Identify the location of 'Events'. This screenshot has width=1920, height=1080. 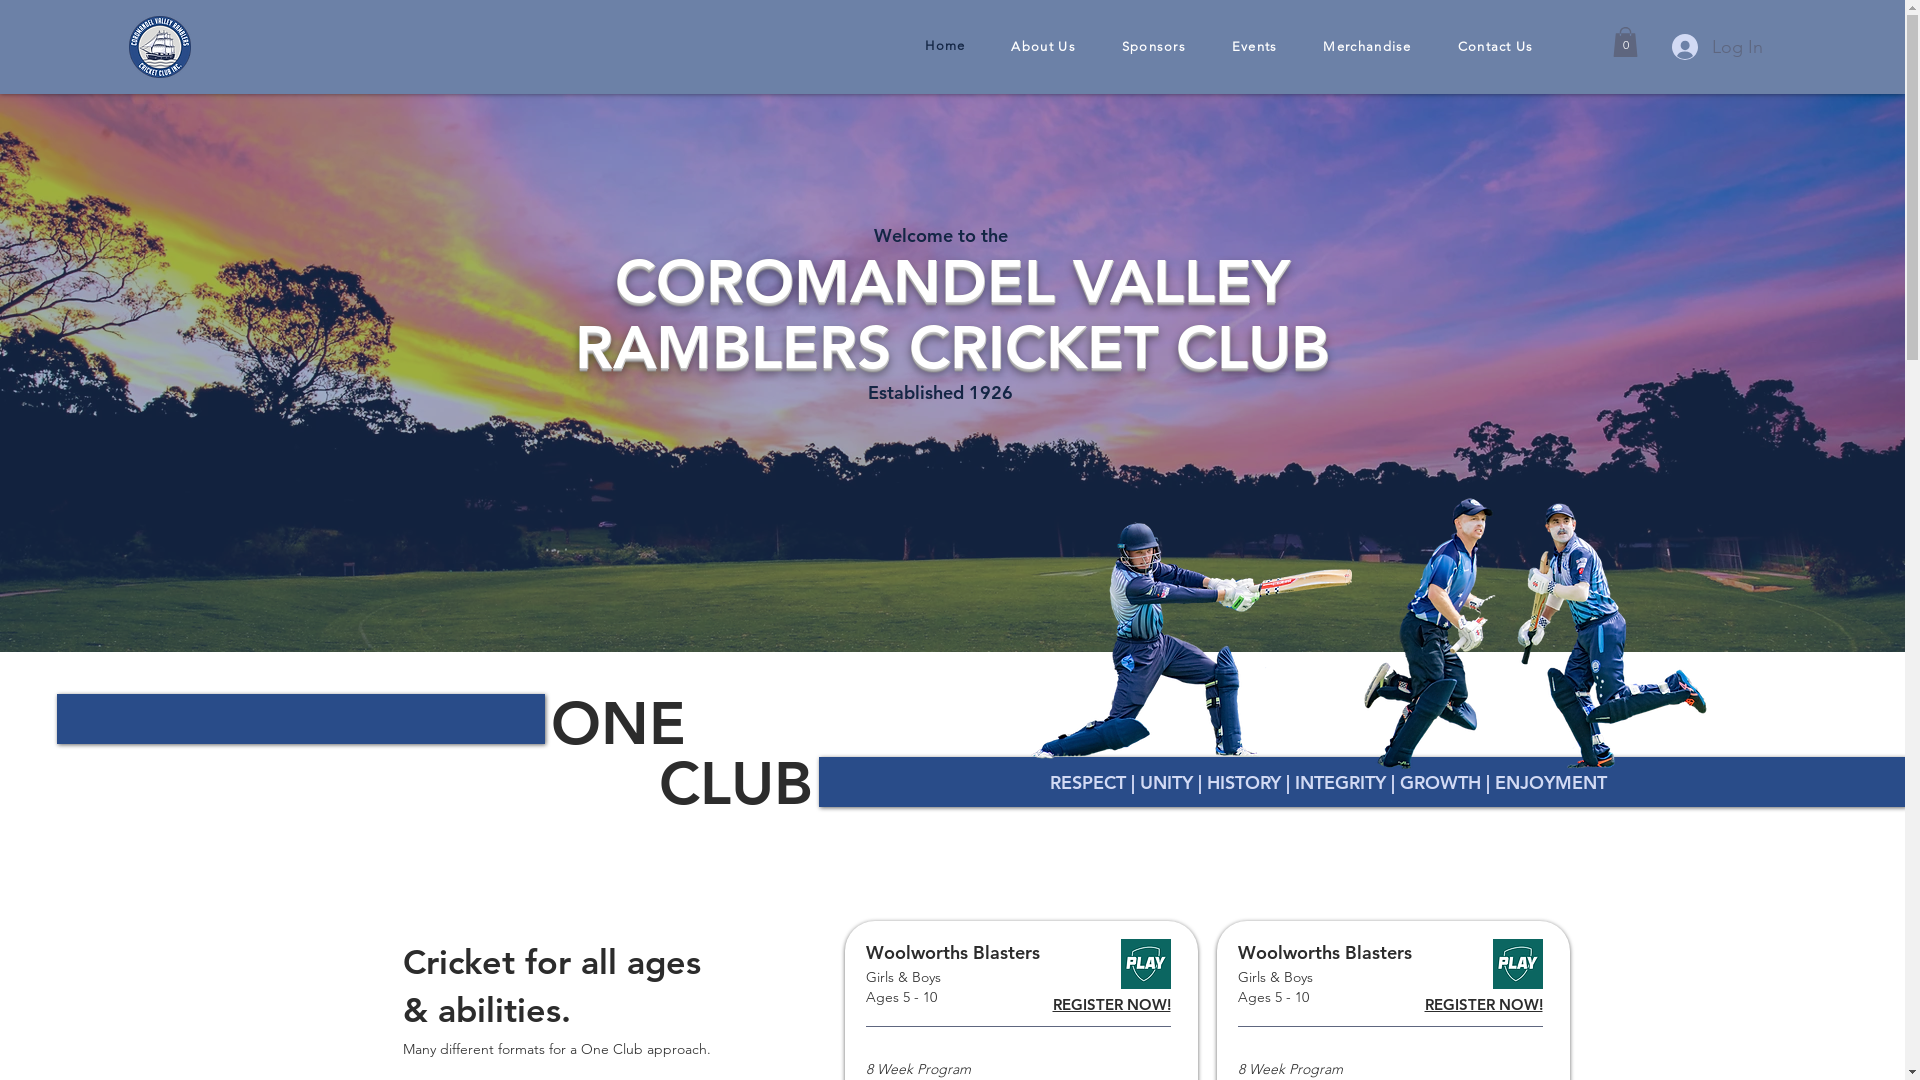
(1253, 45).